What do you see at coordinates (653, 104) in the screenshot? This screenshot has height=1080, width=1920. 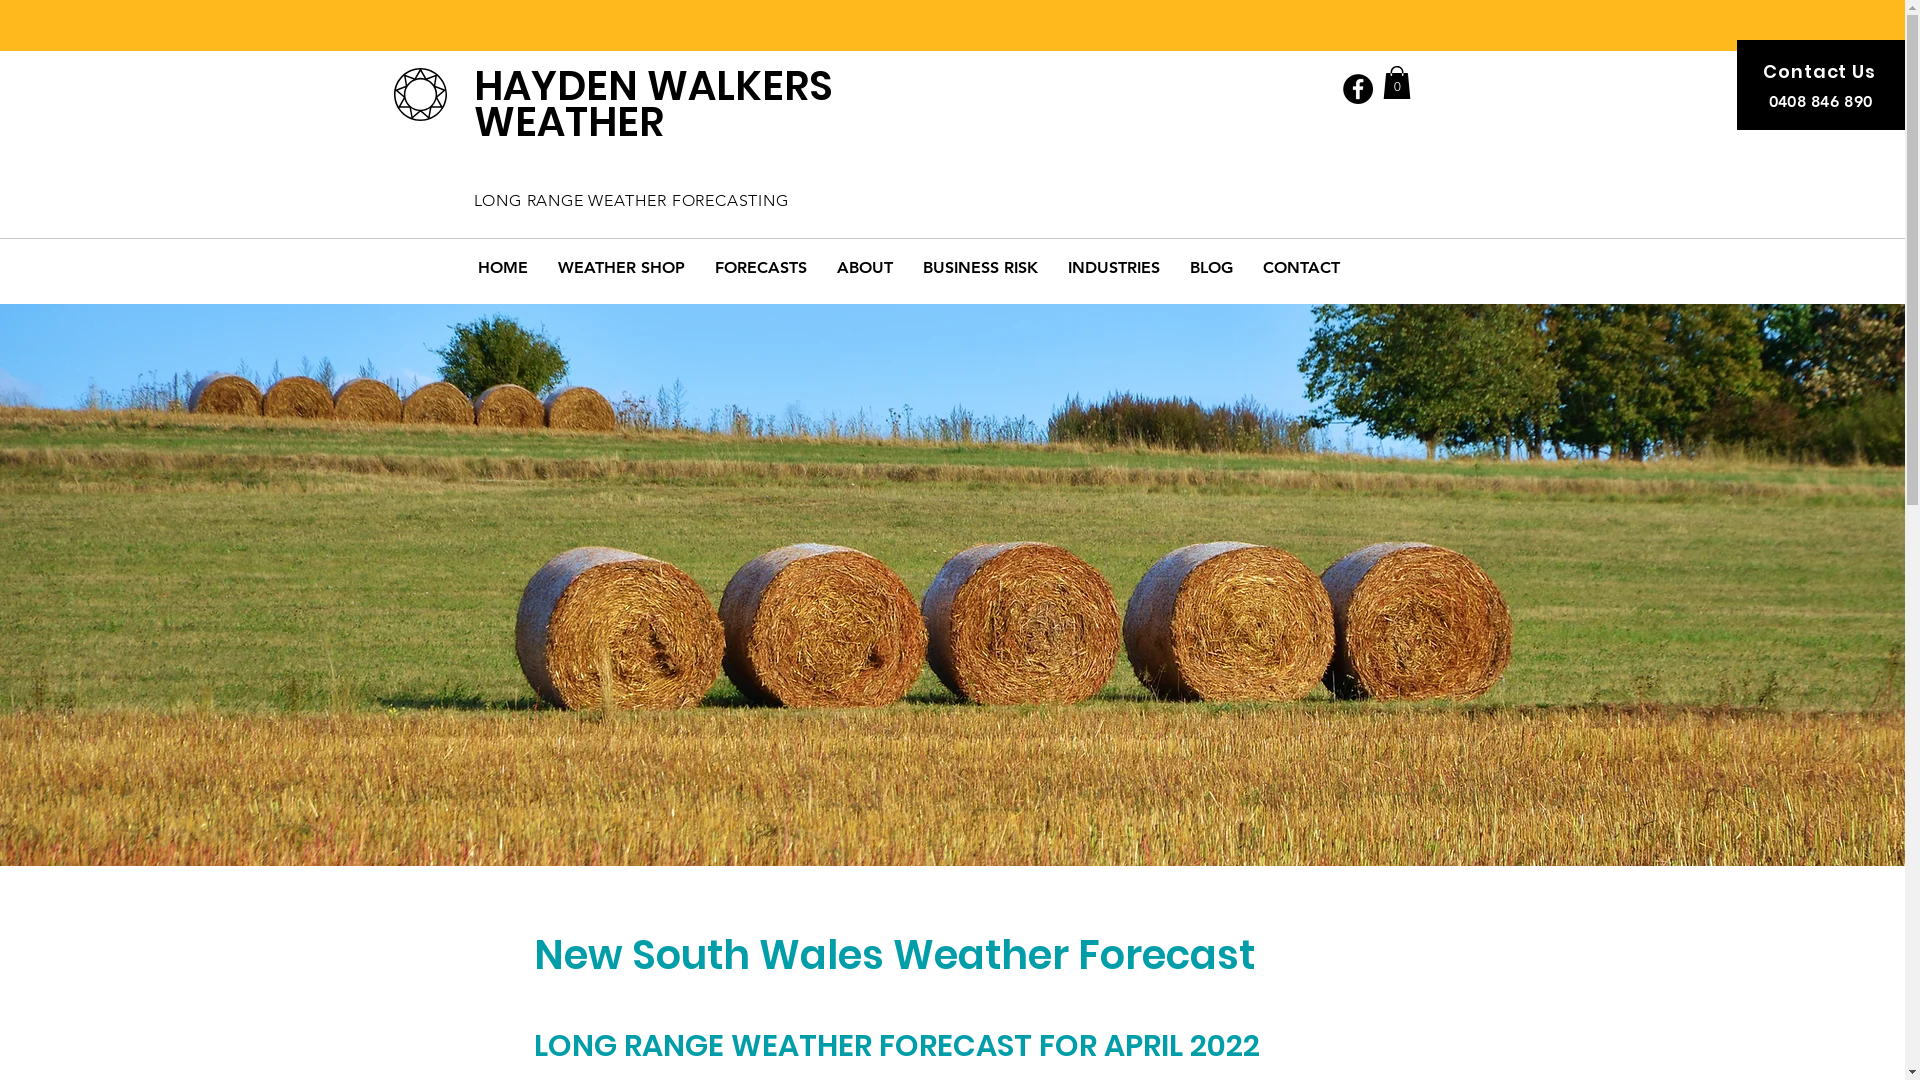 I see `'HAYDEN WALKERS WEATHER'` at bounding box center [653, 104].